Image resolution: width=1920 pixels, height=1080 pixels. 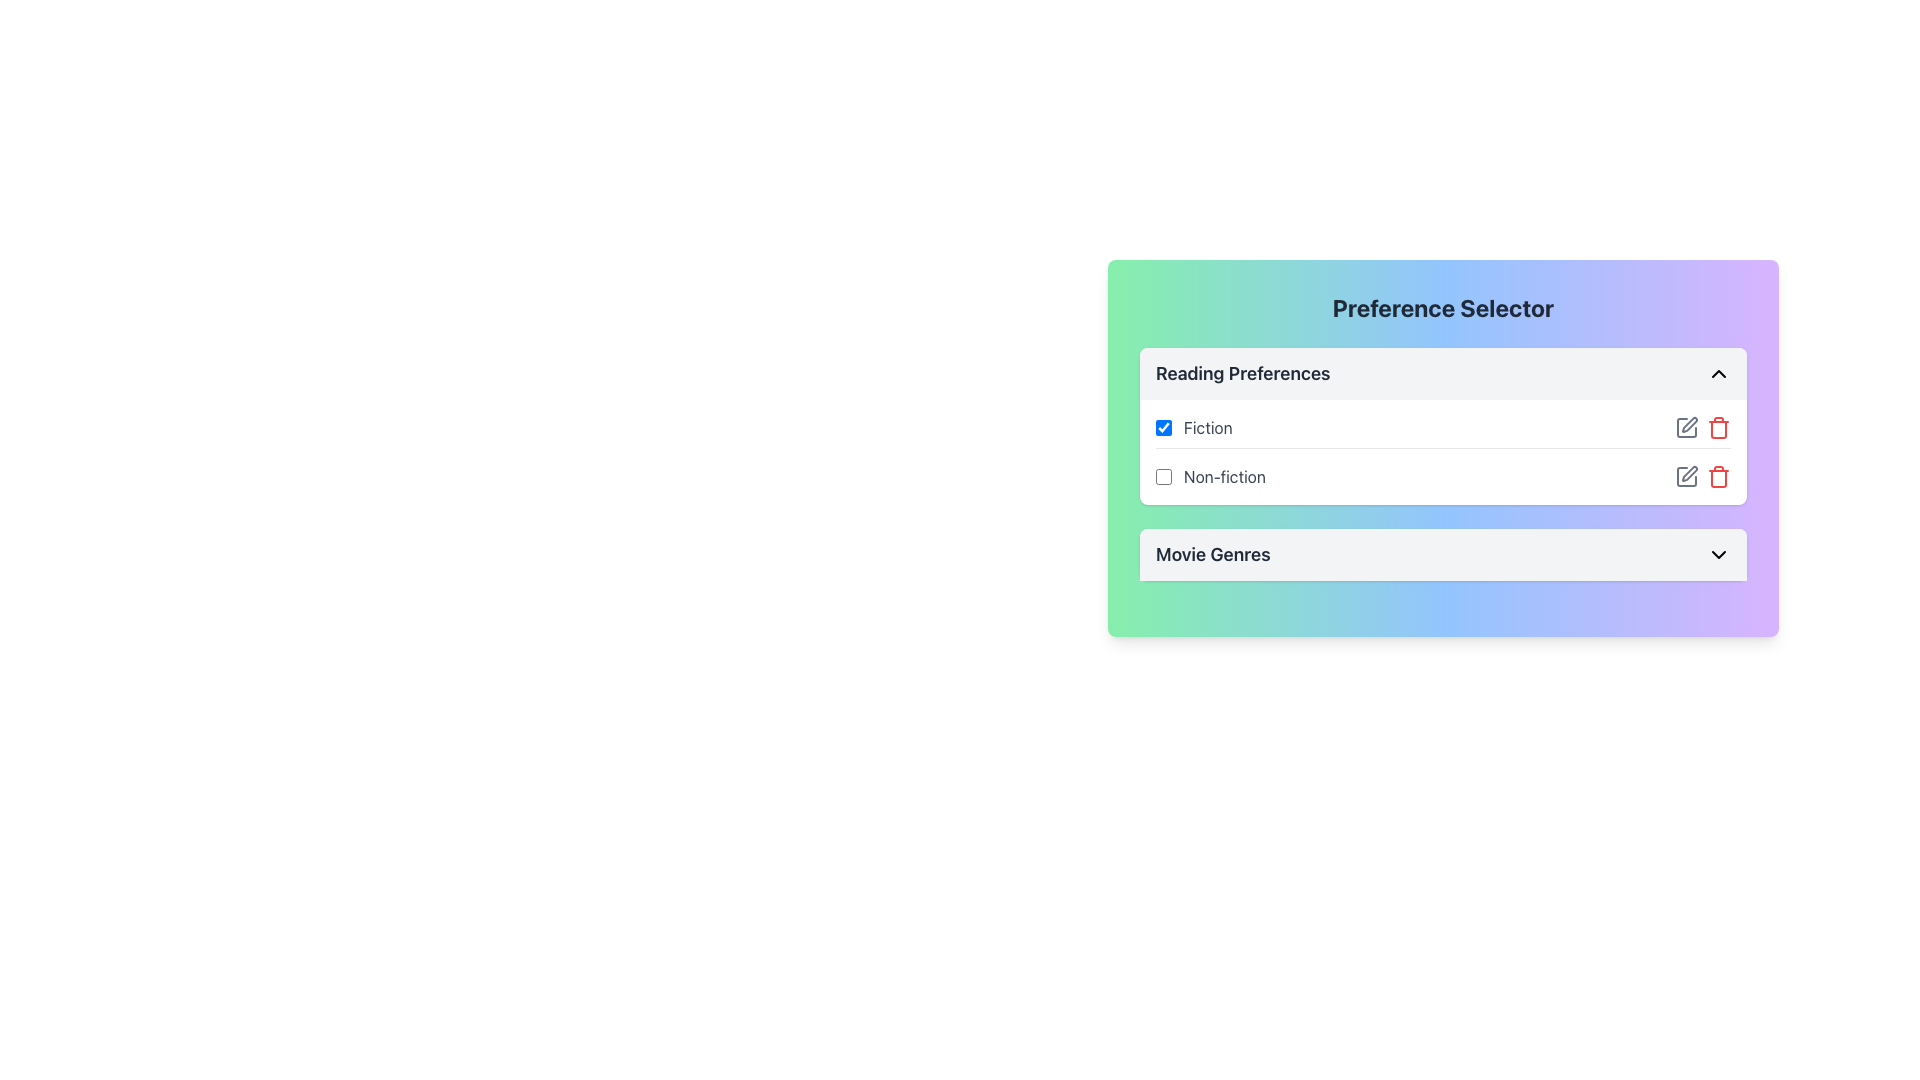 I want to click on the pen icon for editing located in the 'Reading Preferences' section, next to the 'Fiction' checkbox entry, so click(x=1685, y=427).